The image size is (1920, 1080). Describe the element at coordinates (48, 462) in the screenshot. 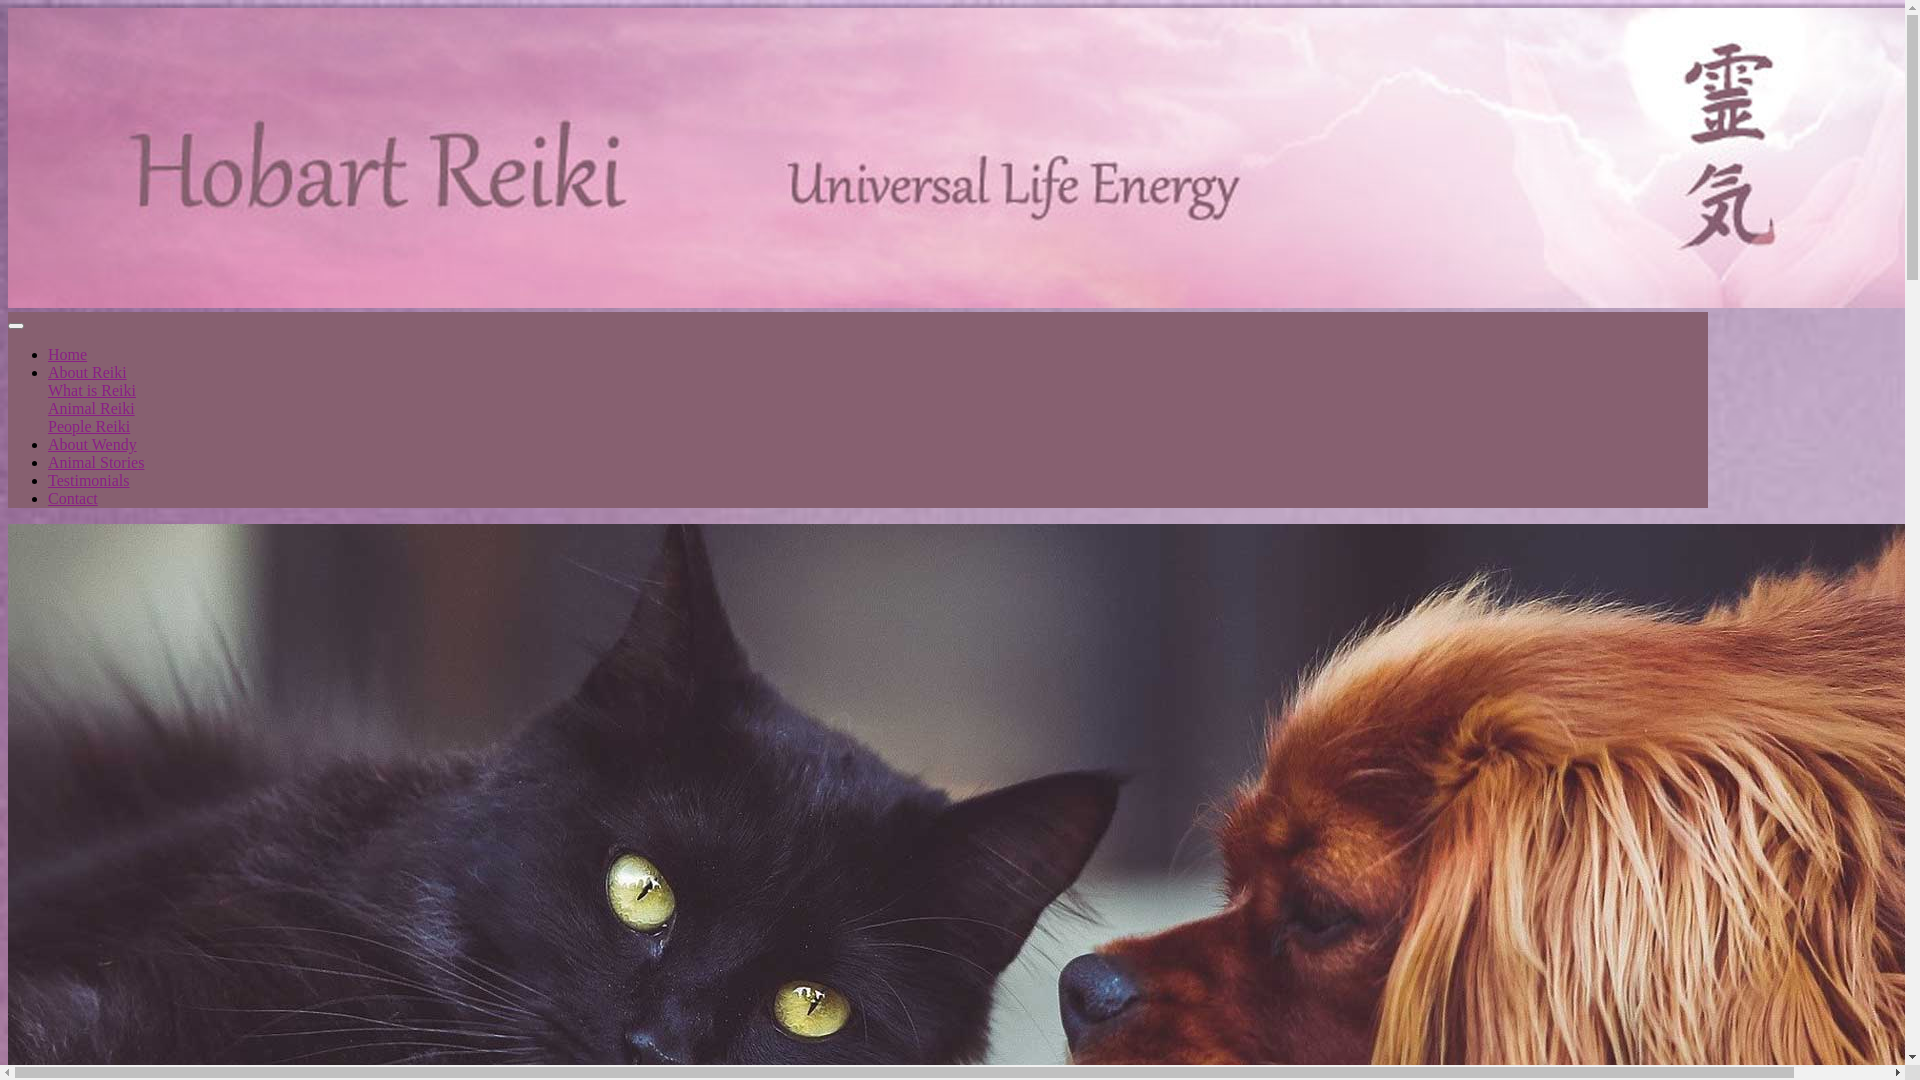

I see `'Animal Stories'` at that location.